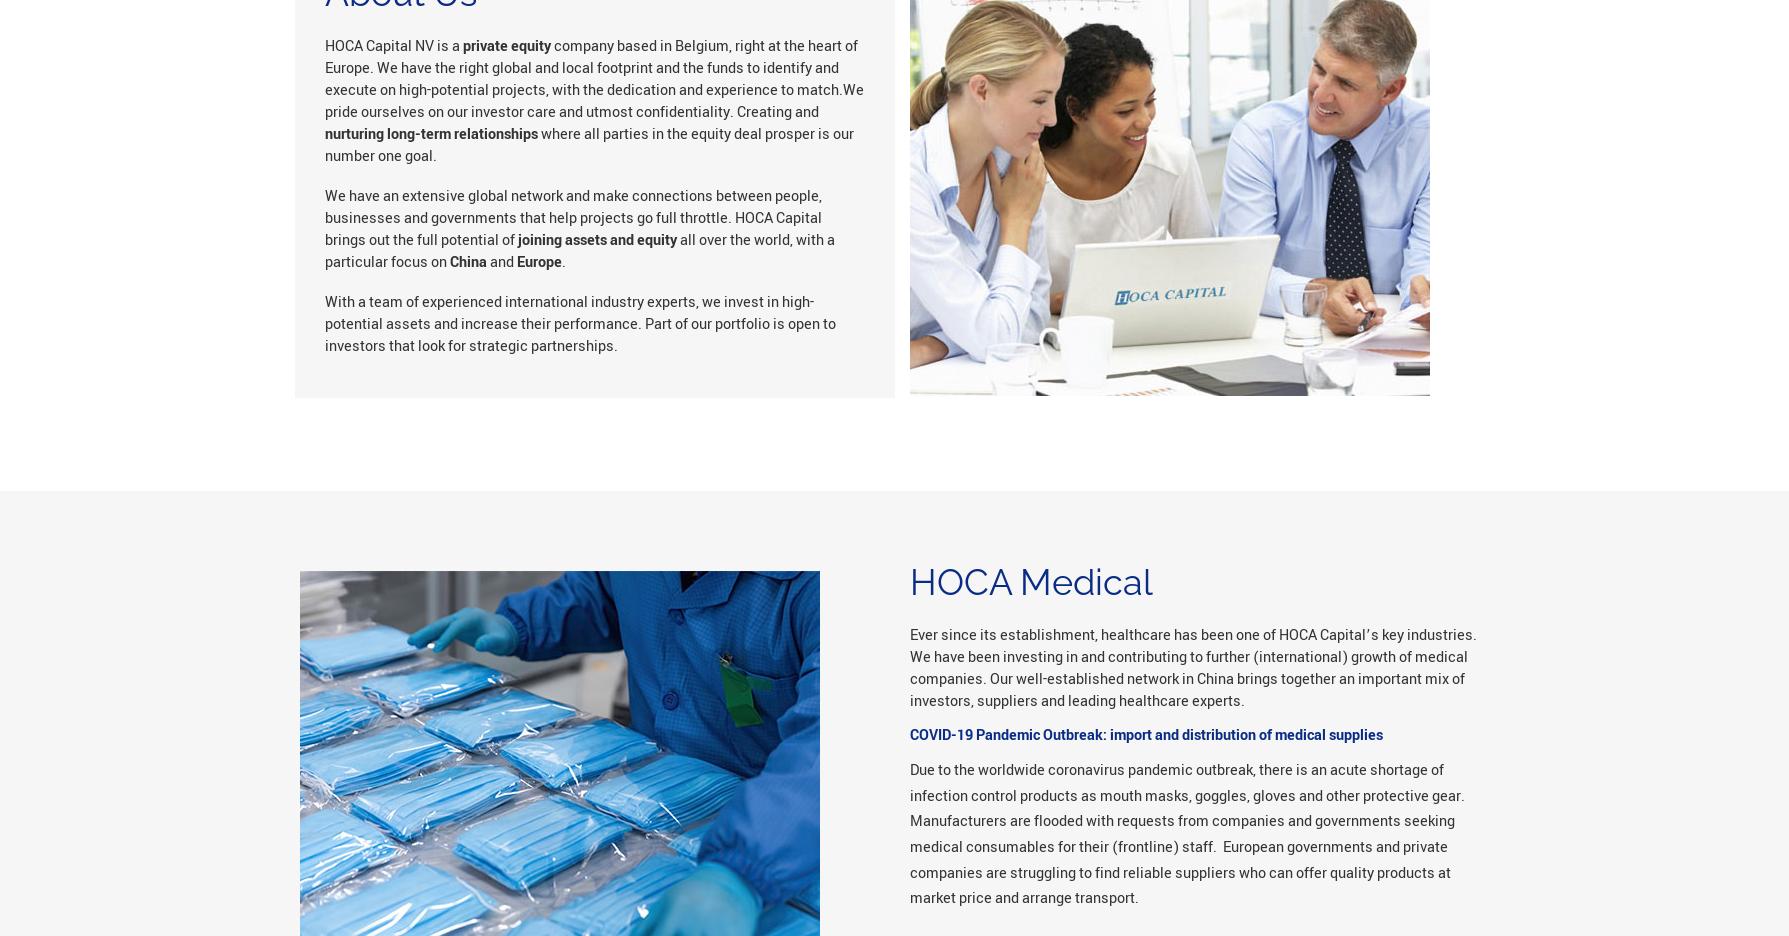 The width and height of the screenshot is (1789, 936). I want to click on 'where all parties in the equity deal prosper is our number one goal.', so click(587, 144).